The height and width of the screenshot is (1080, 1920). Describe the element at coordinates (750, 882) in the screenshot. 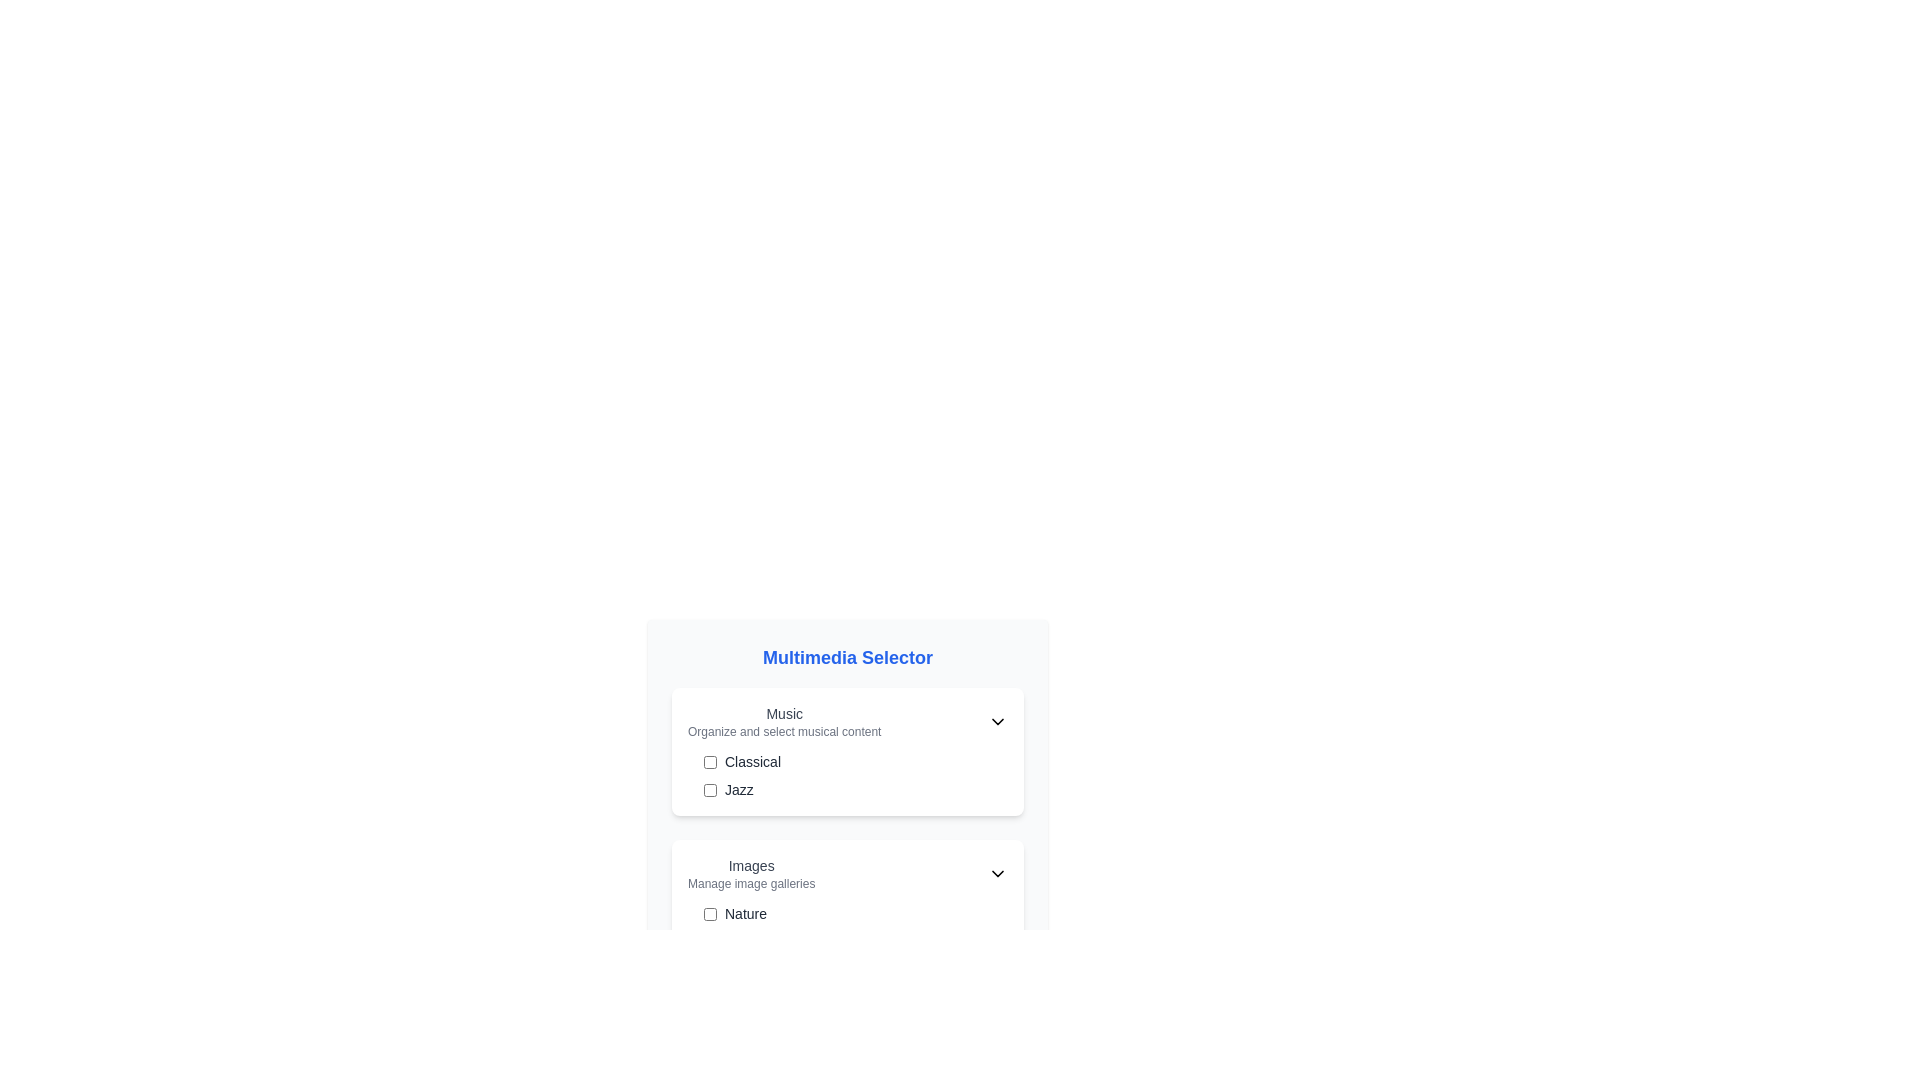

I see `the Static Text Label located beneath the 'Images' label and above the 'Nature' checkbox, which provides a brief description for the 'Images' section` at that location.